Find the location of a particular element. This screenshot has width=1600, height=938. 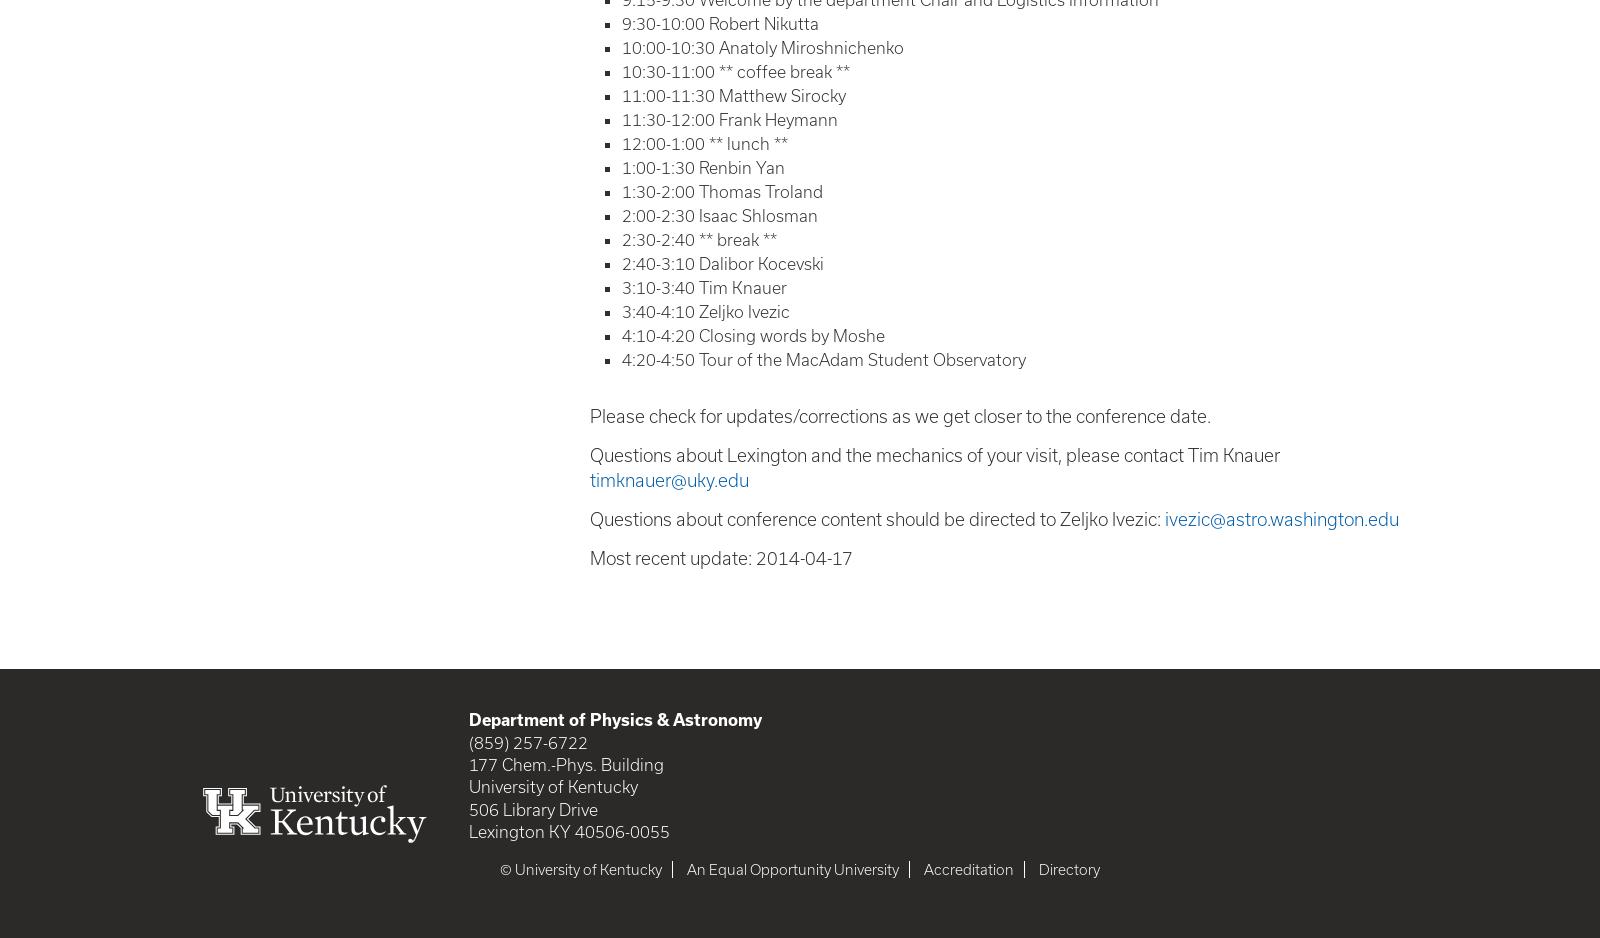

'© University of Kentucky' is located at coordinates (579, 868).